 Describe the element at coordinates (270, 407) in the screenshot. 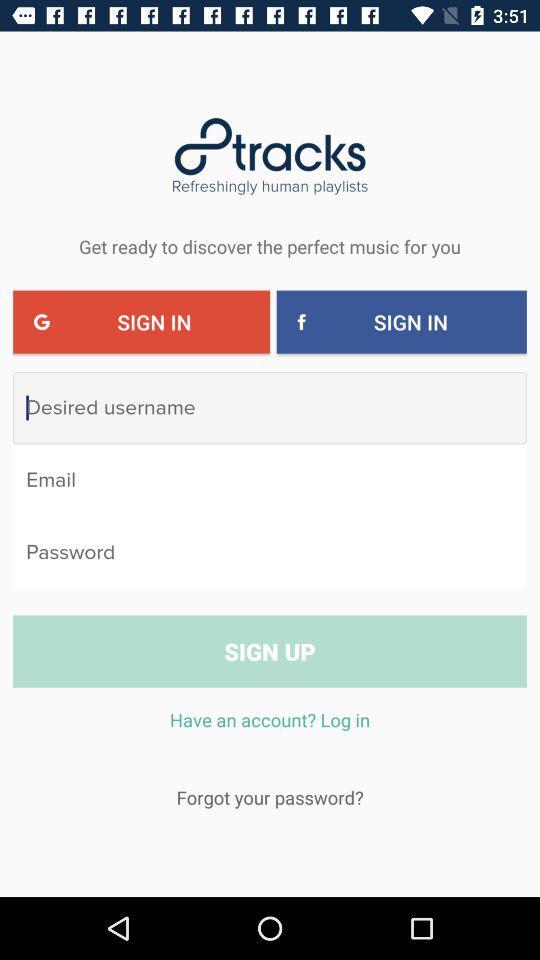

I see `desired` at that location.